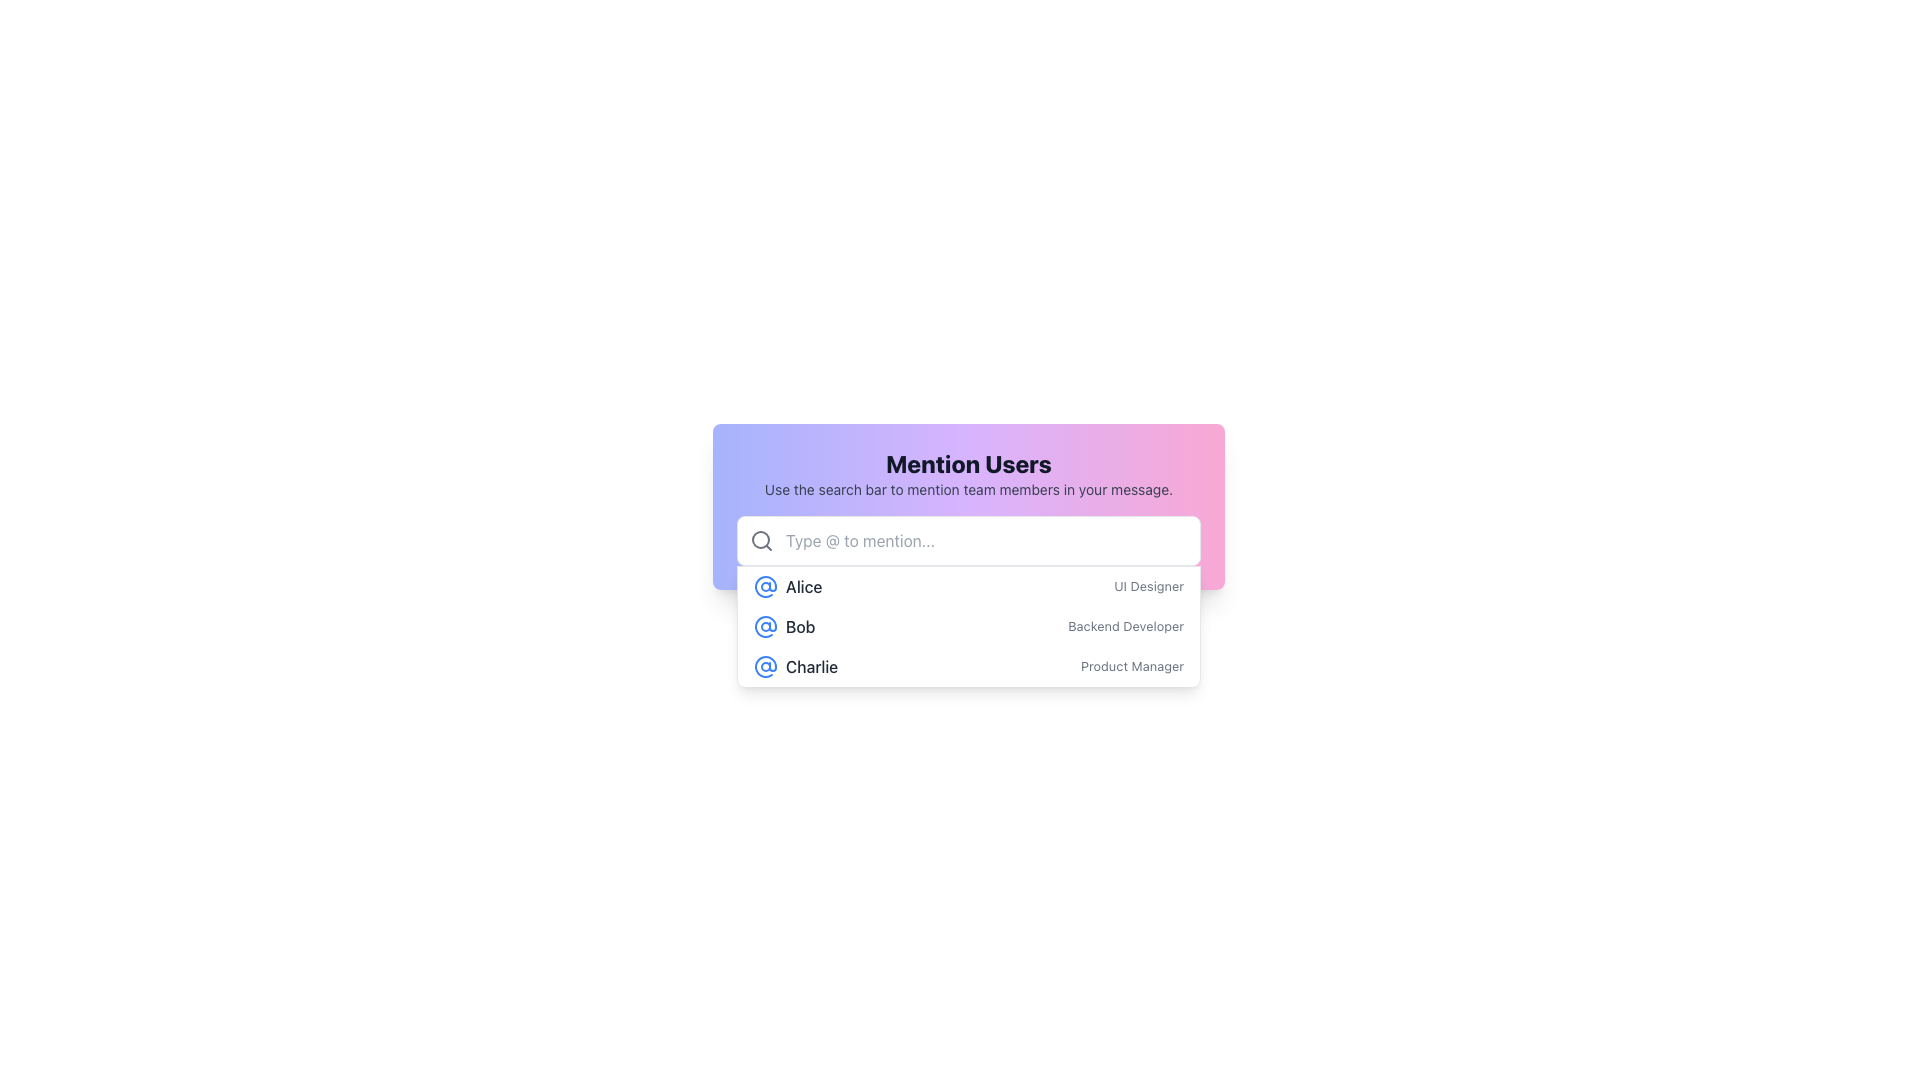 The height and width of the screenshot is (1080, 1920). What do you see at coordinates (969, 625) in the screenshot?
I see `to select the user option 'Bob' with the title 'Backend Developer' from the second entry in the dropdown list below the search bar labeled 'Type @ to mention...'` at bounding box center [969, 625].